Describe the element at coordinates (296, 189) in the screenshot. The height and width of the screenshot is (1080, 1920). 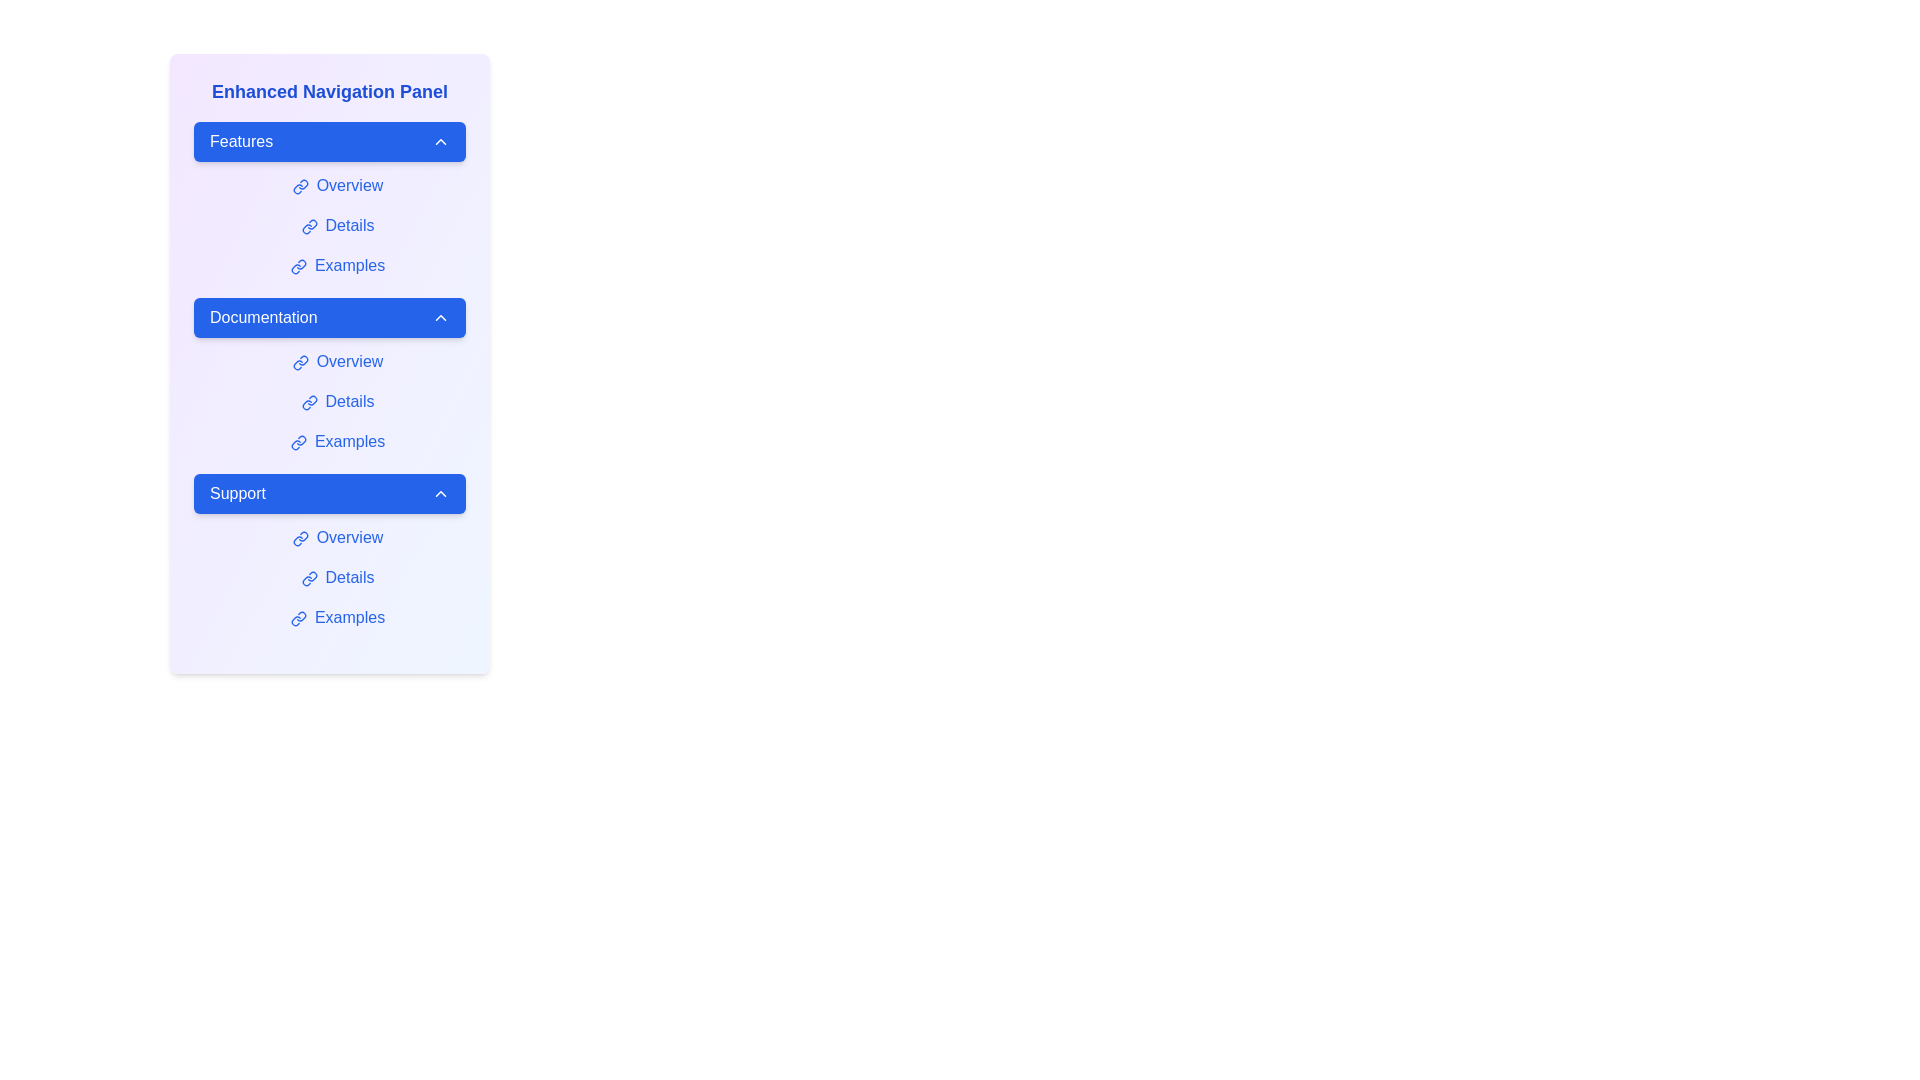
I see `decorative icon associated with the 'Overview' text label located in the 'Features' section of the sidebar` at that location.